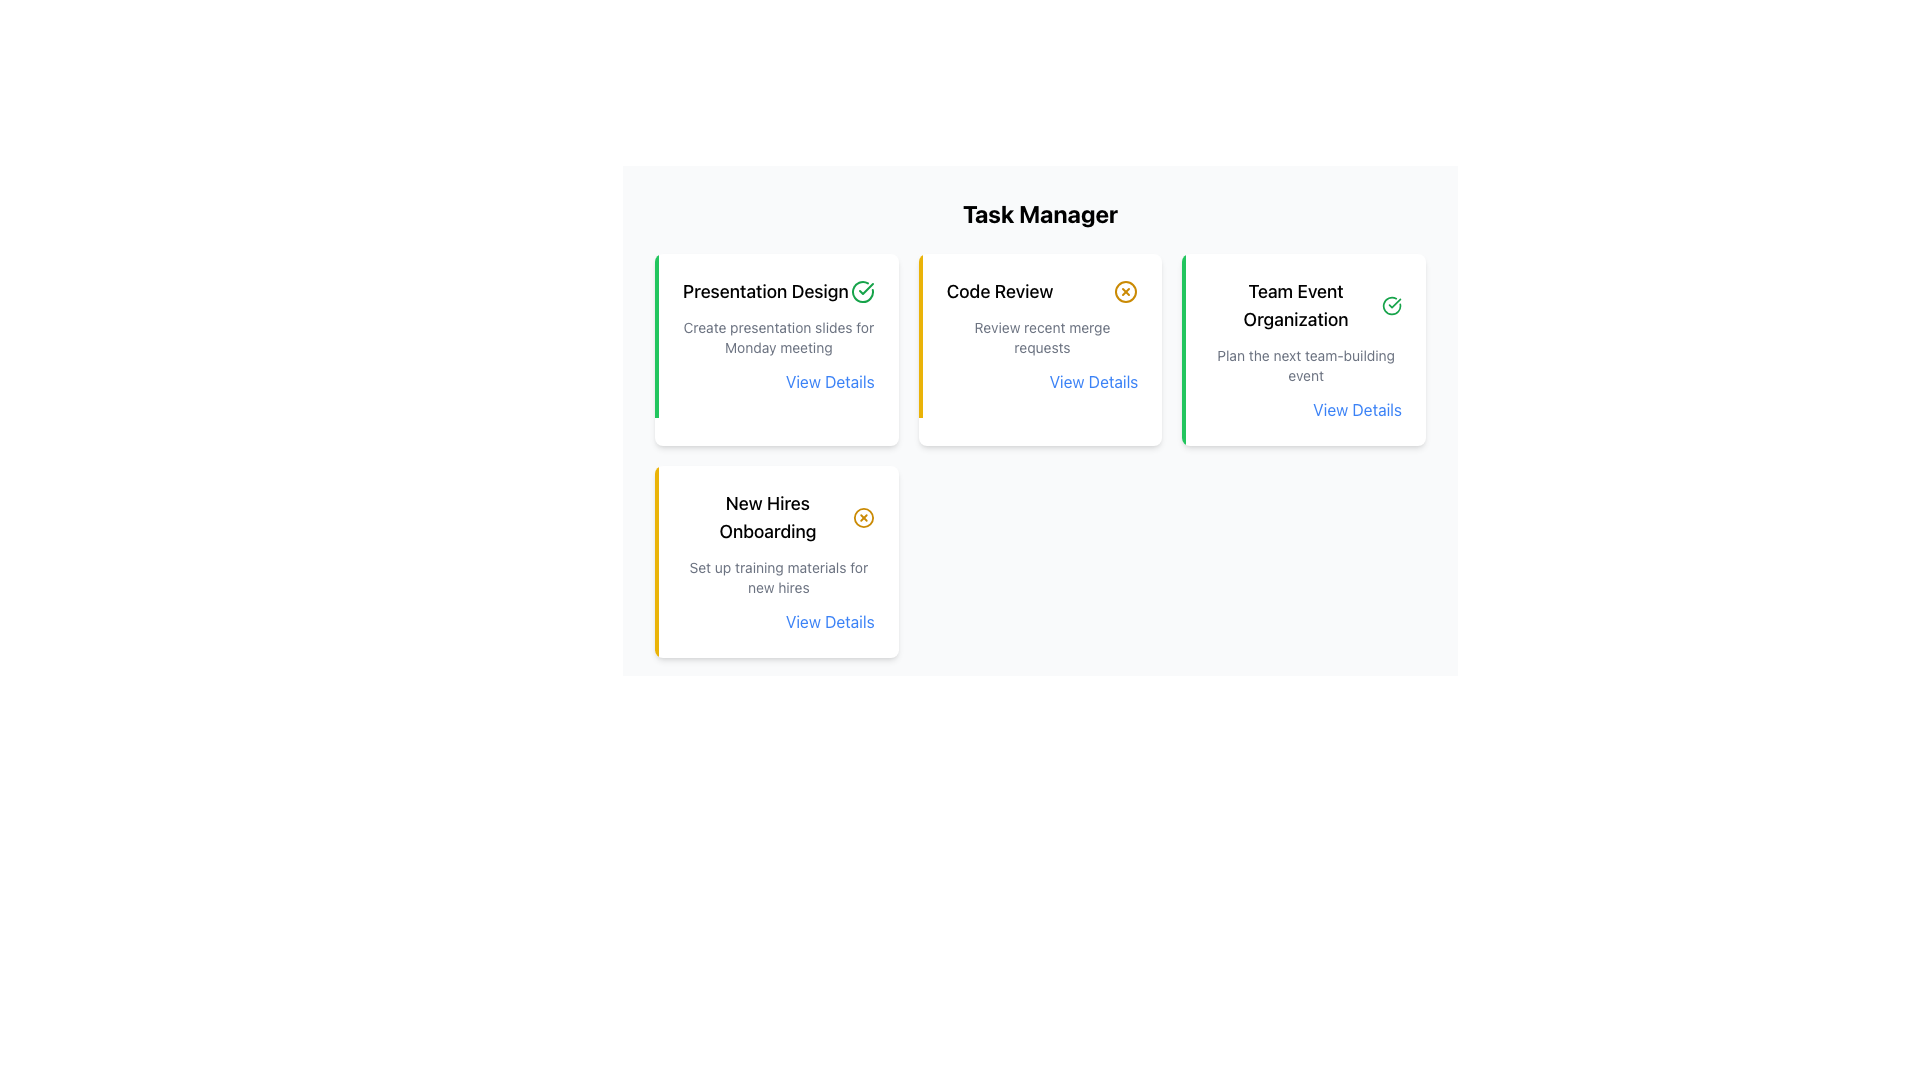  I want to click on the Text Label that serves as the title for its associated task card in the task management system, located between the 'Presentation Design' card and 'Team Event Organization', so click(999, 292).